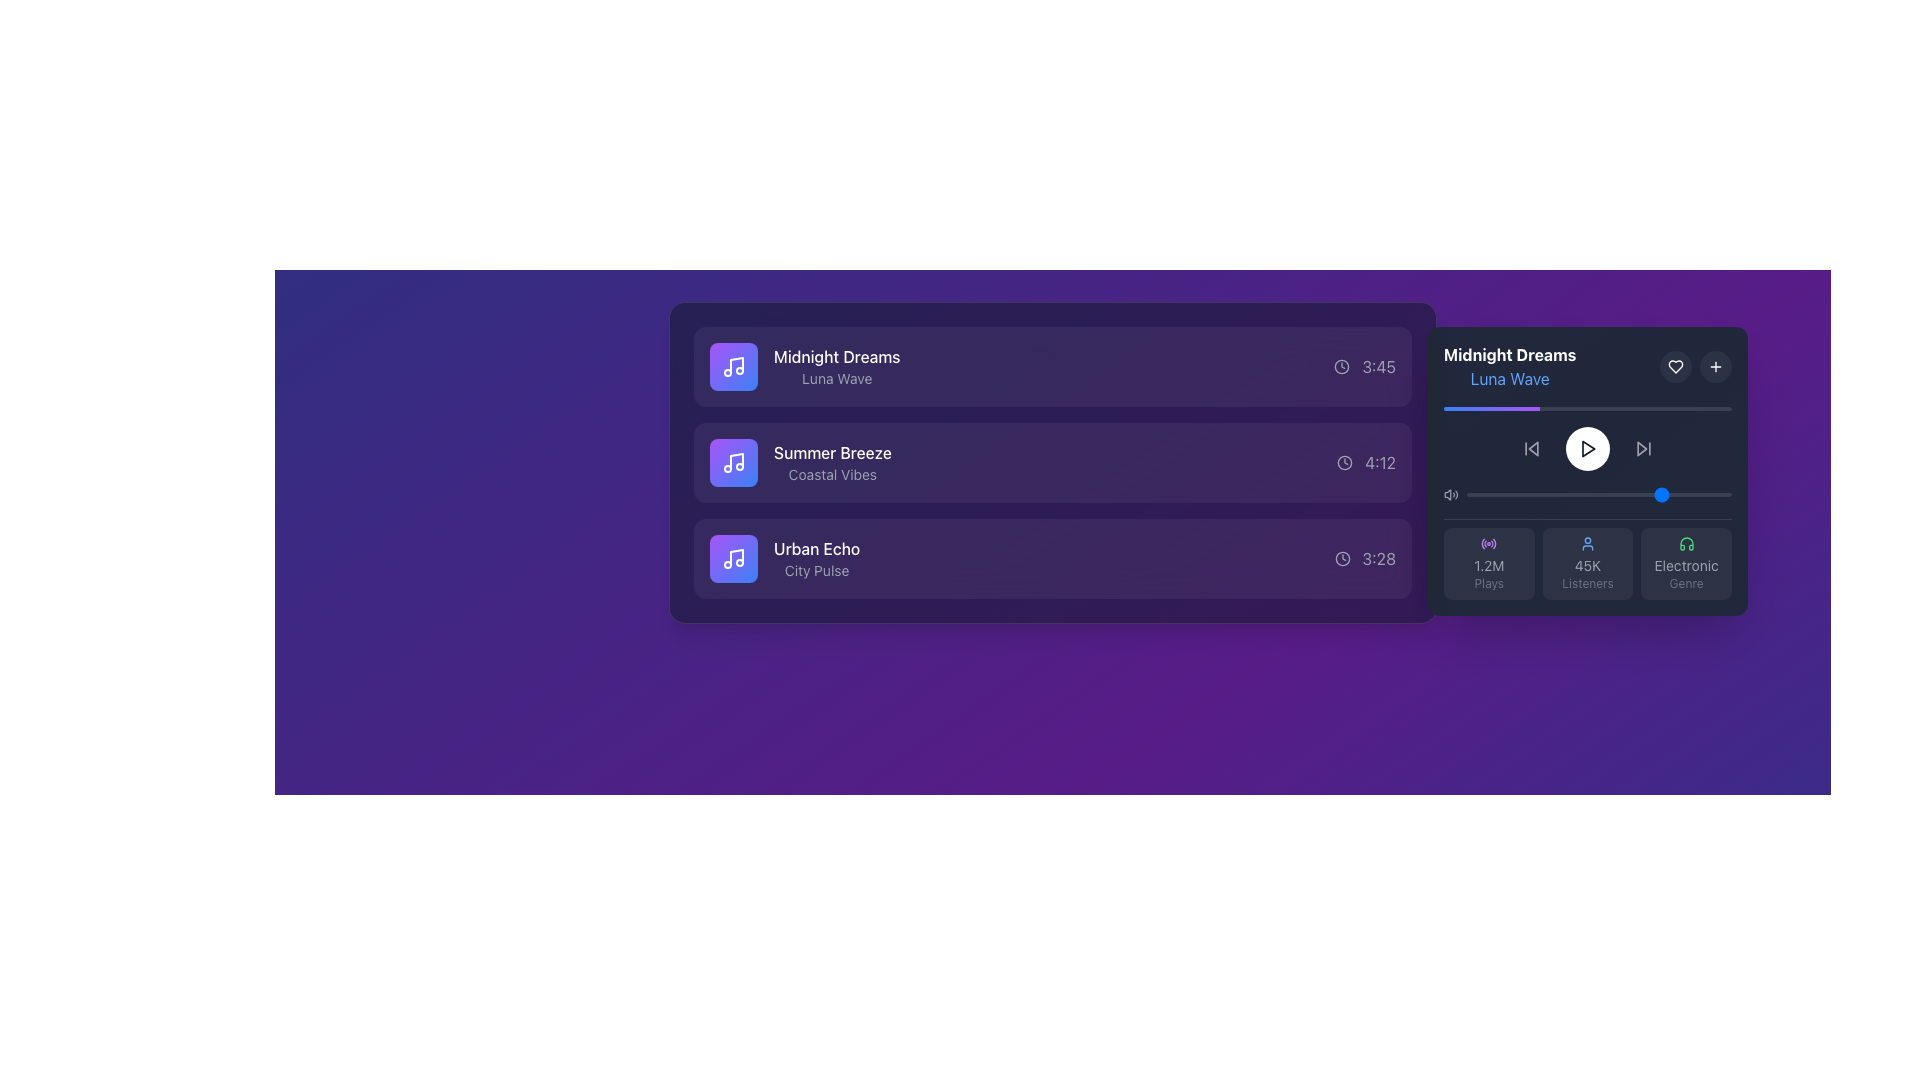  I want to click on the SVG Circle that represents the outline of a clock face, located at the center of a clock-like icon within the second list item of a vertical list on the left-hand side of the interface, so click(1345, 462).